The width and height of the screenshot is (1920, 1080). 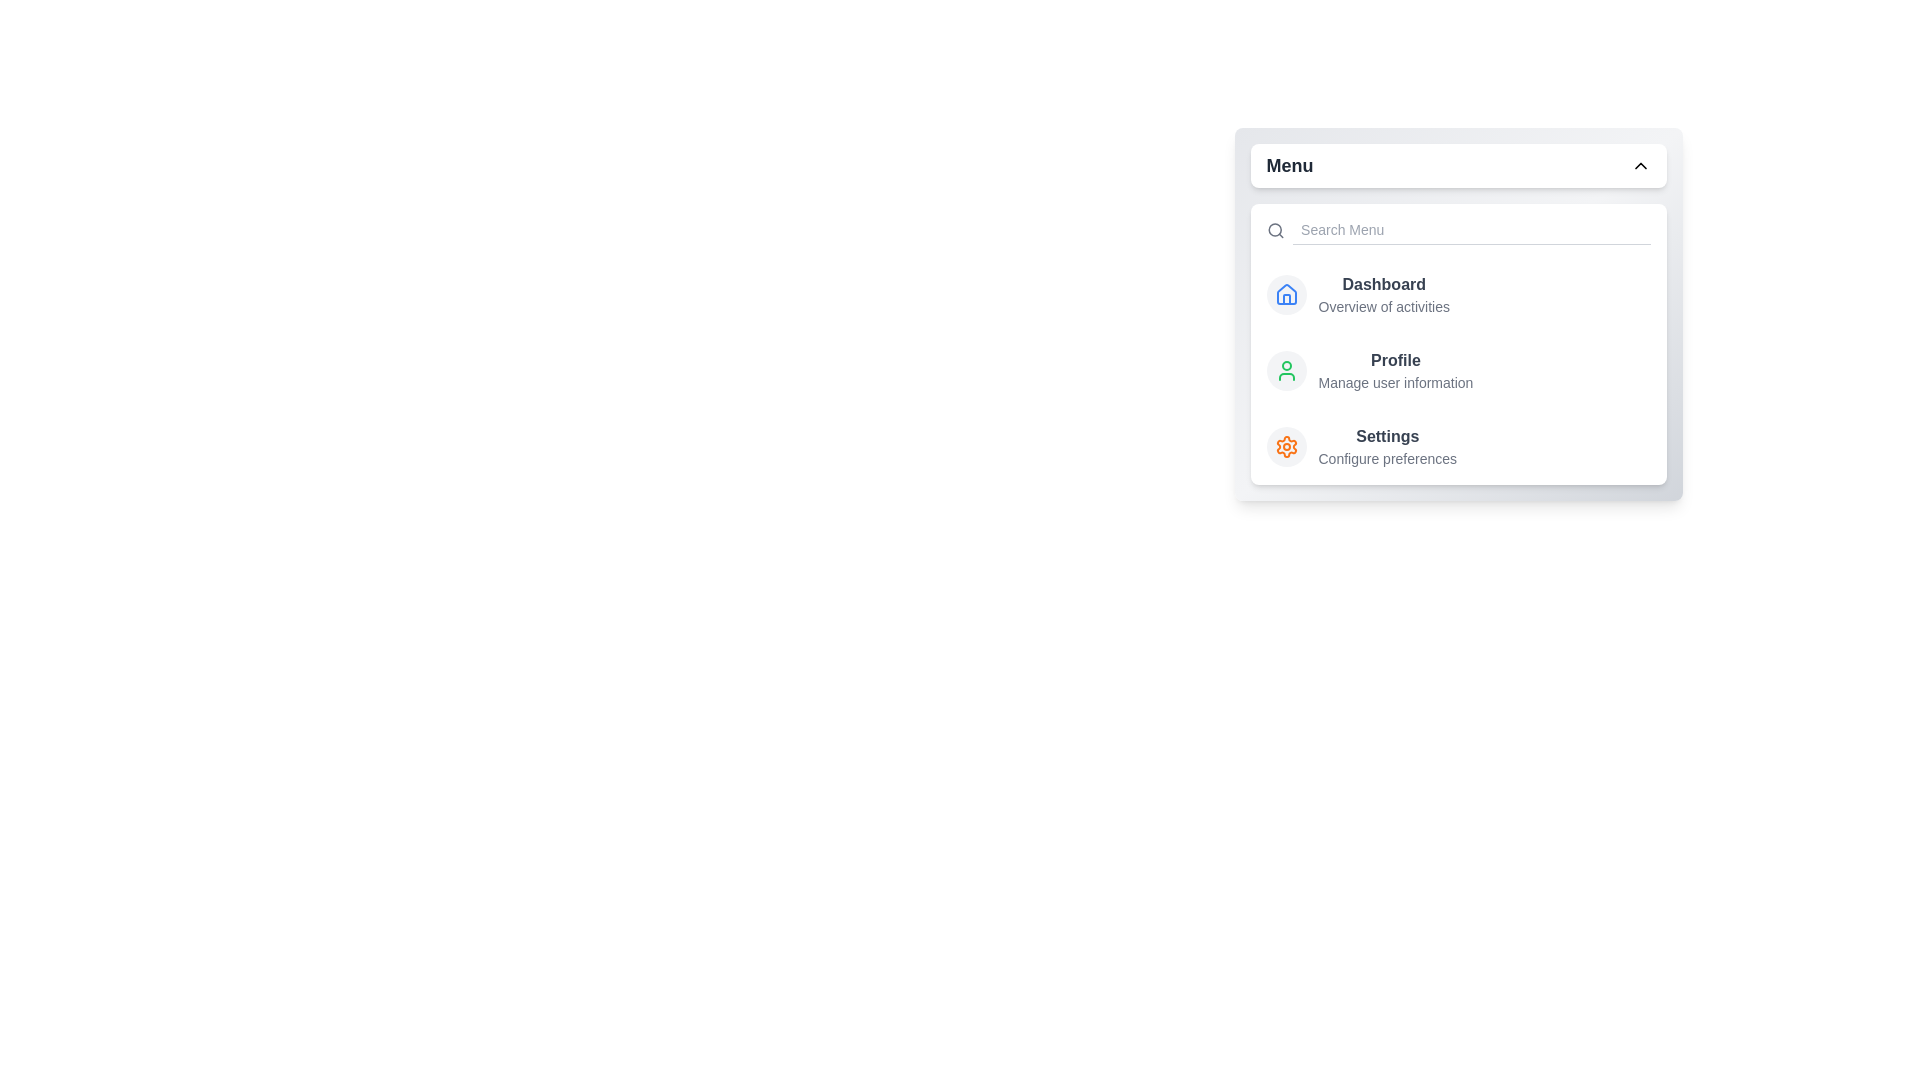 I want to click on the menu item labeled Settings, so click(x=1386, y=435).